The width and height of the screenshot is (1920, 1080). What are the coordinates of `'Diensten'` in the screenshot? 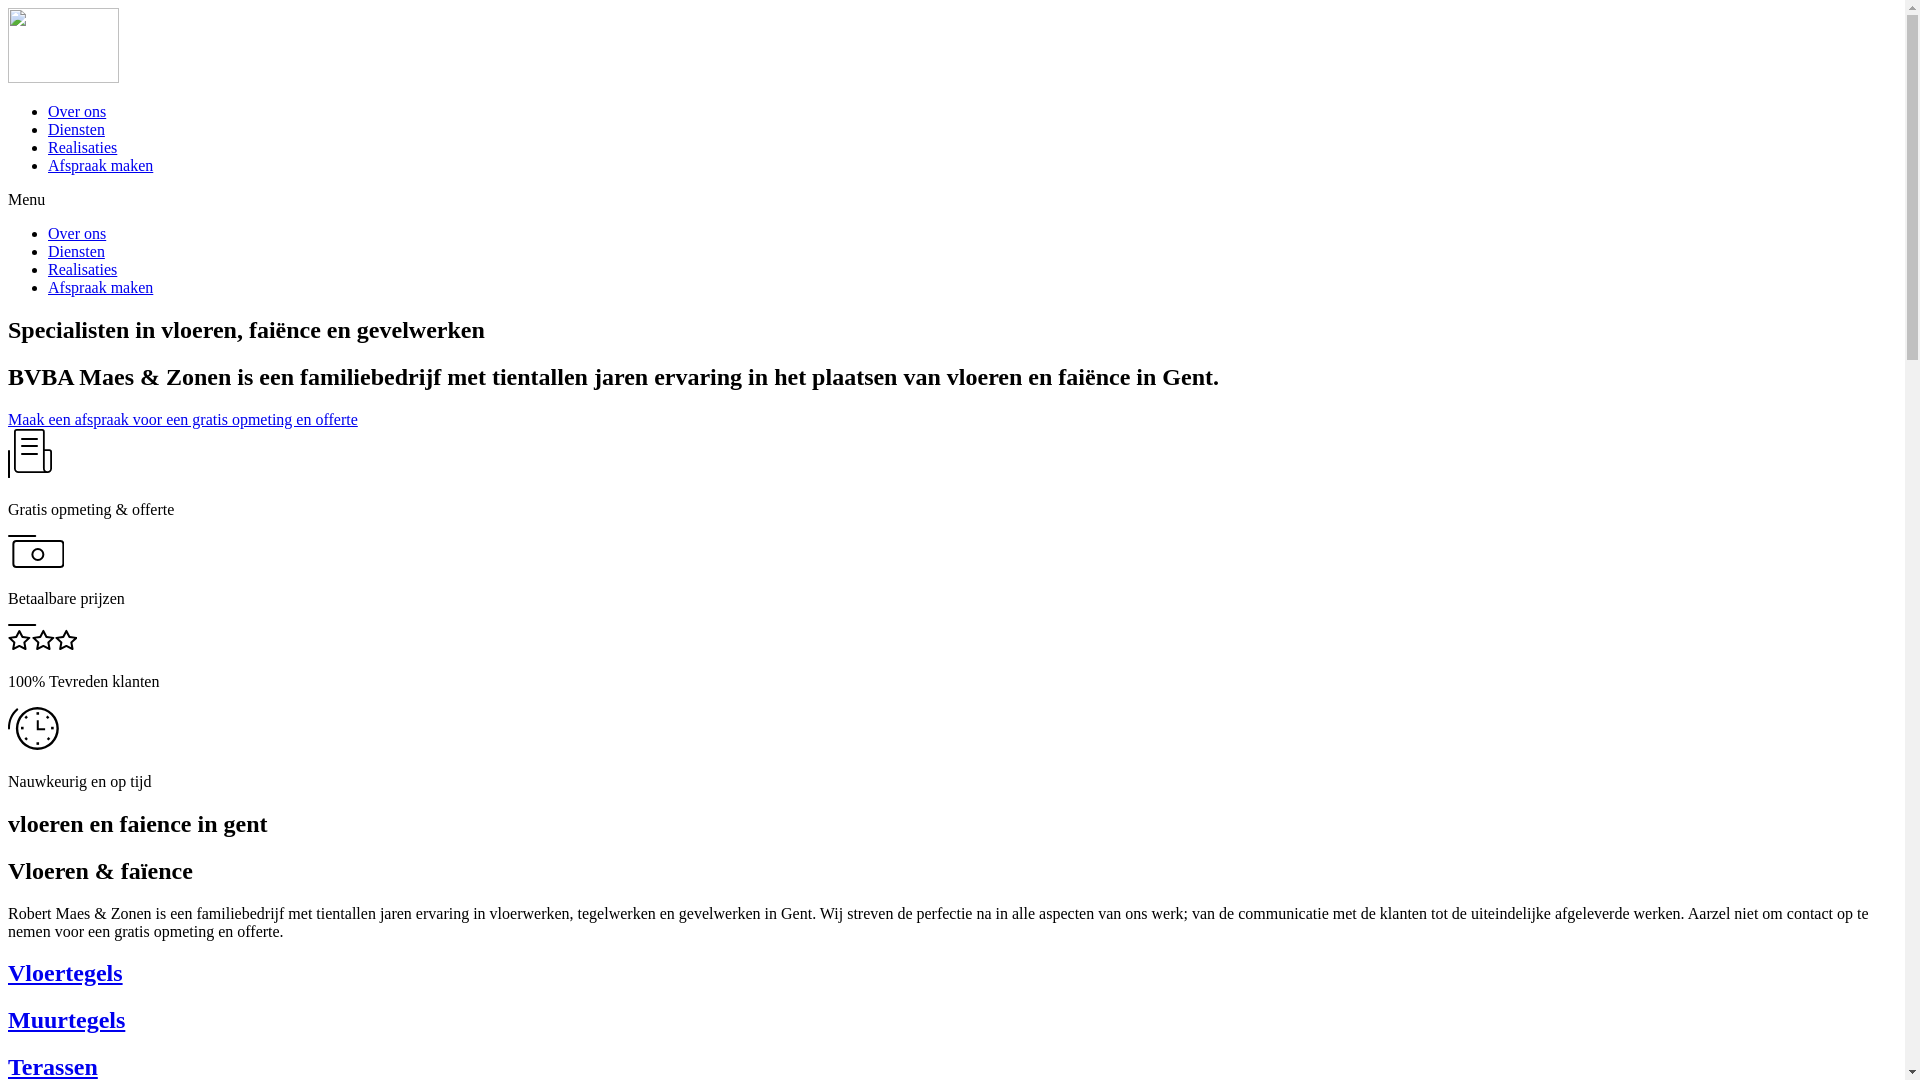 It's located at (76, 250).